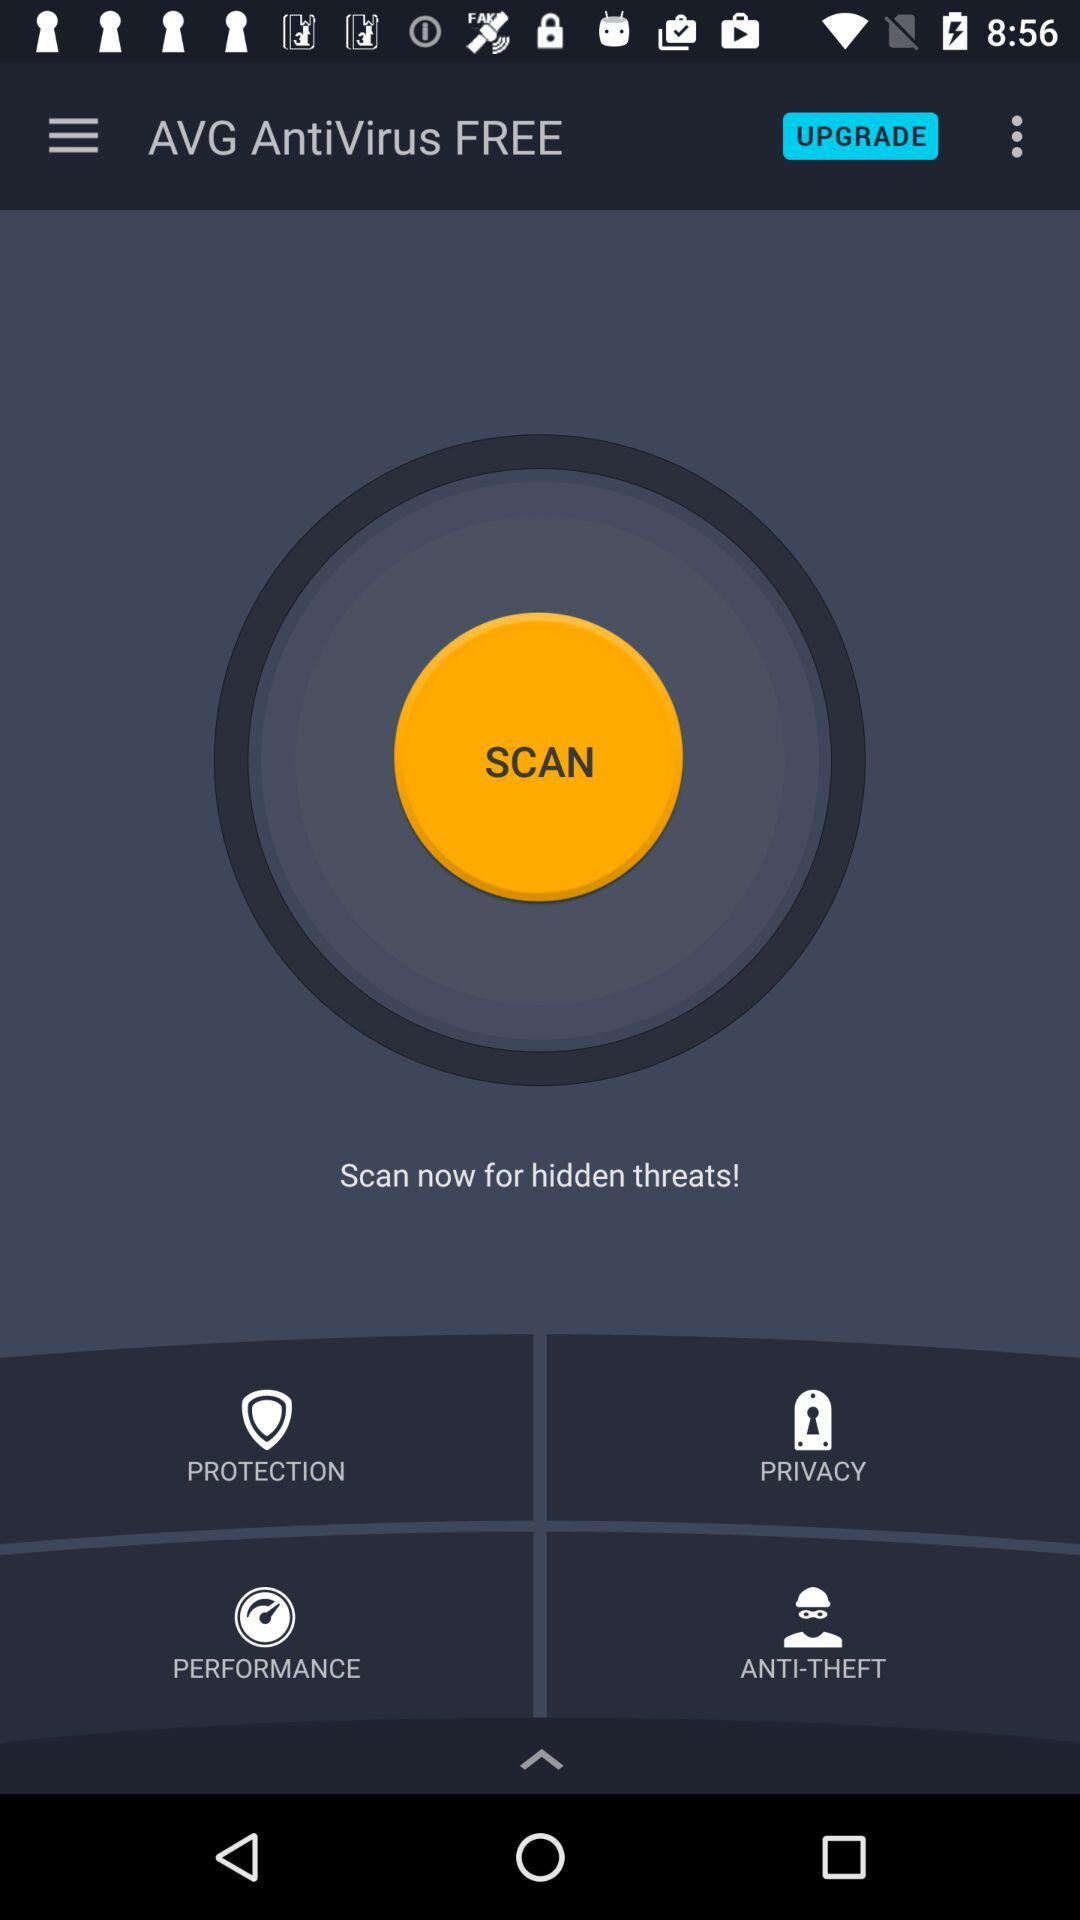 The image size is (1080, 1920). What do you see at coordinates (859, 135) in the screenshot?
I see `upgrade app` at bounding box center [859, 135].